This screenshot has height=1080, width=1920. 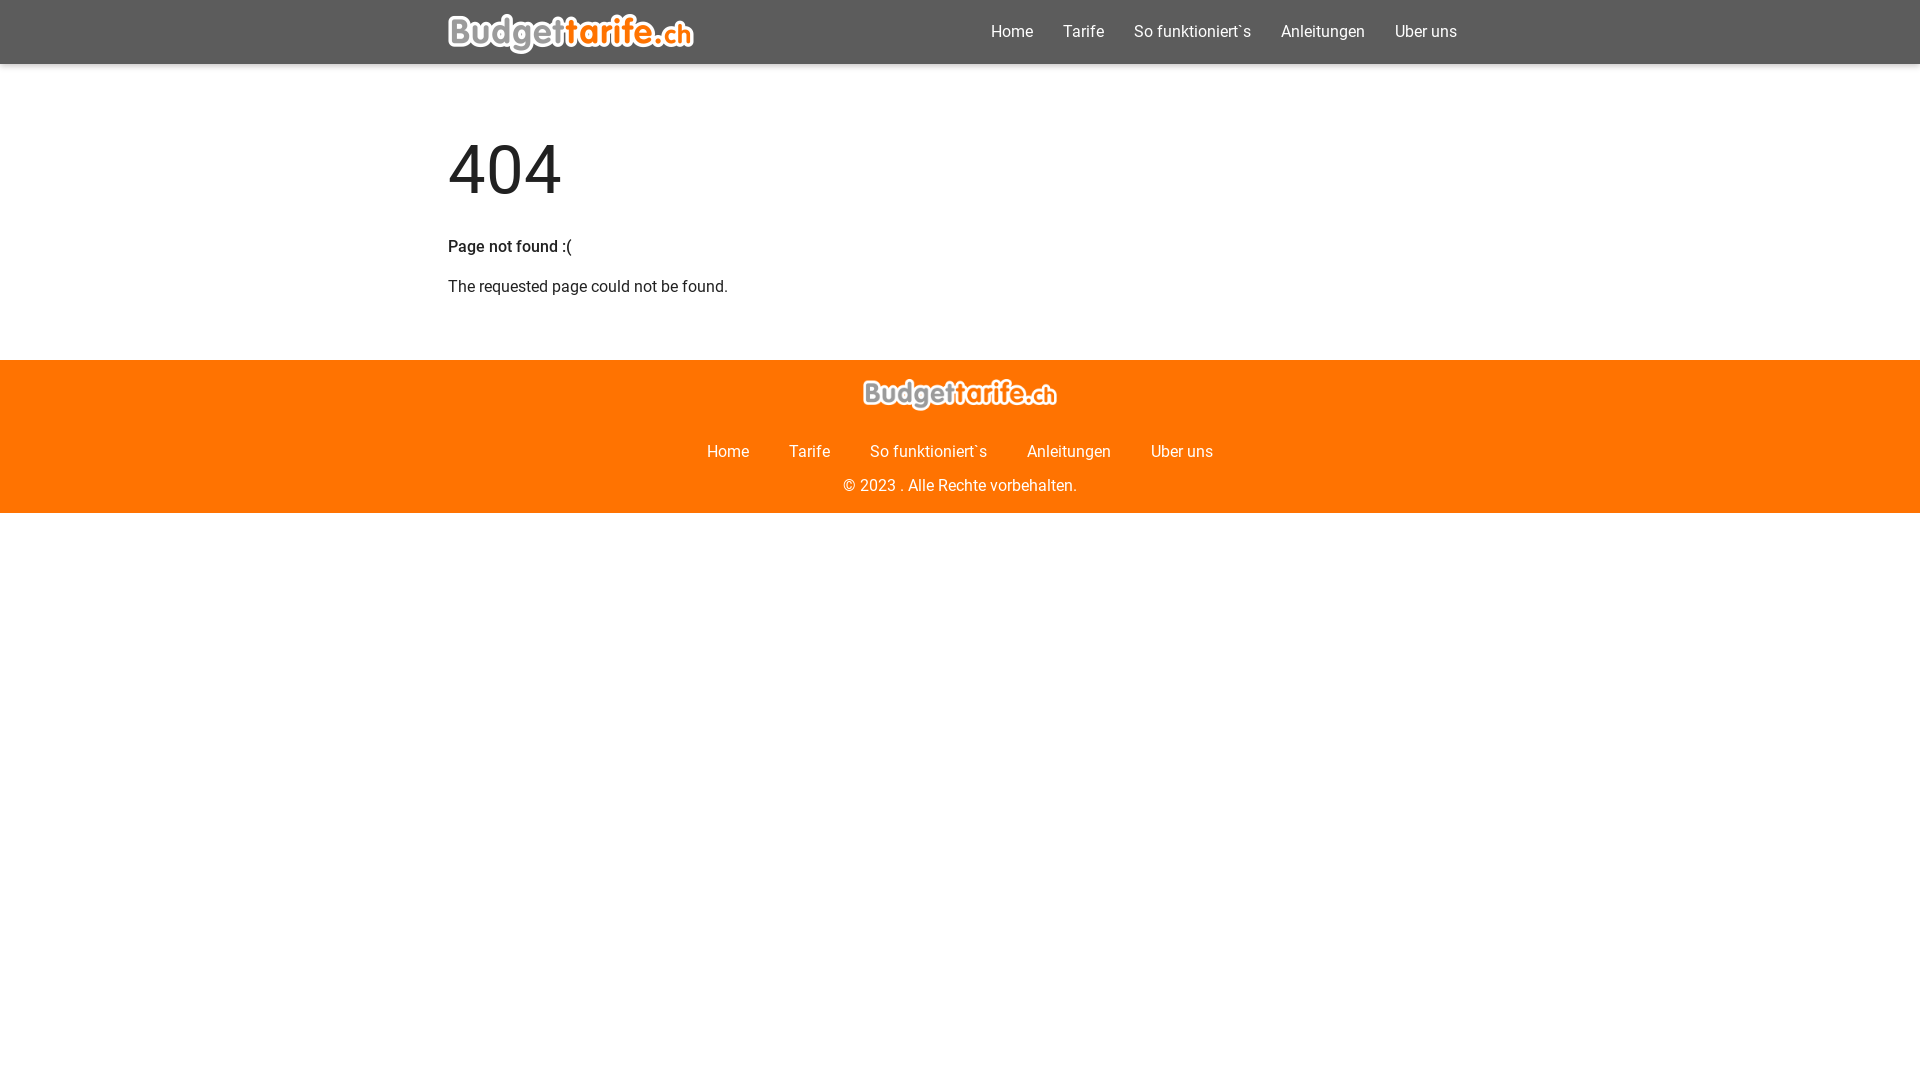 What do you see at coordinates (1424, 31) in the screenshot?
I see `'Uber uns'` at bounding box center [1424, 31].